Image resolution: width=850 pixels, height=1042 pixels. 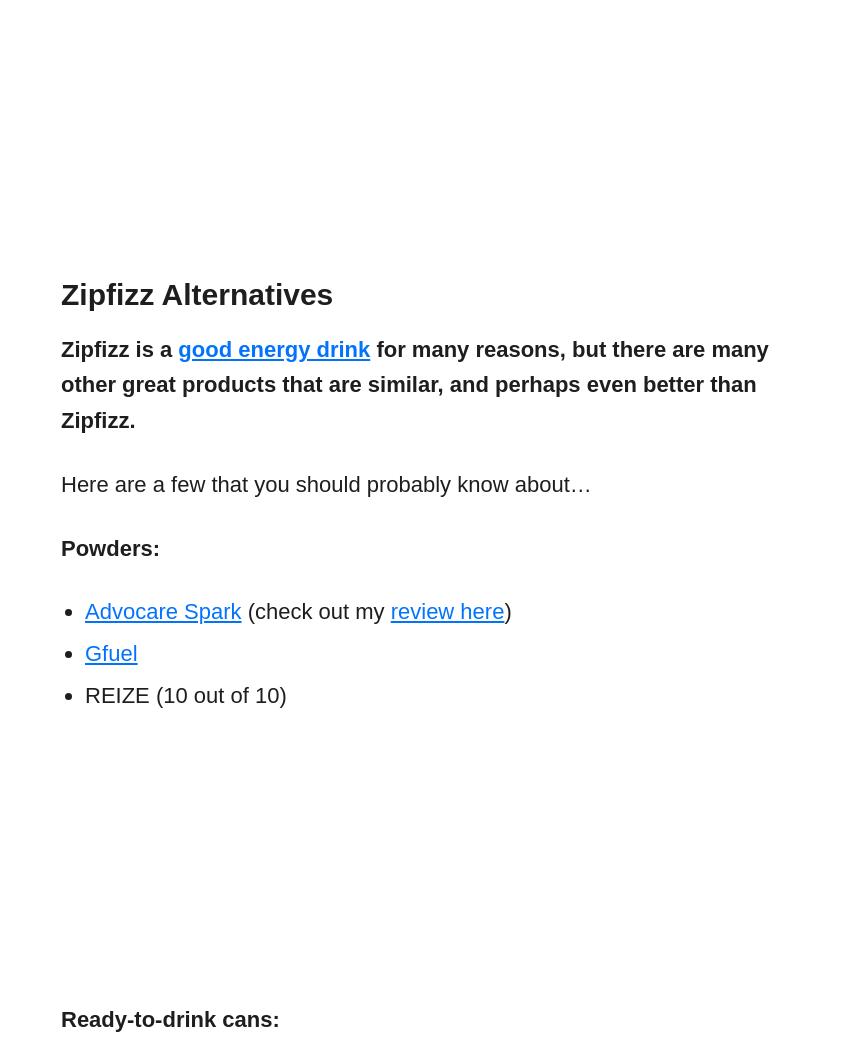 What do you see at coordinates (389, 611) in the screenshot?
I see `'review here'` at bounding box center [389, 611].